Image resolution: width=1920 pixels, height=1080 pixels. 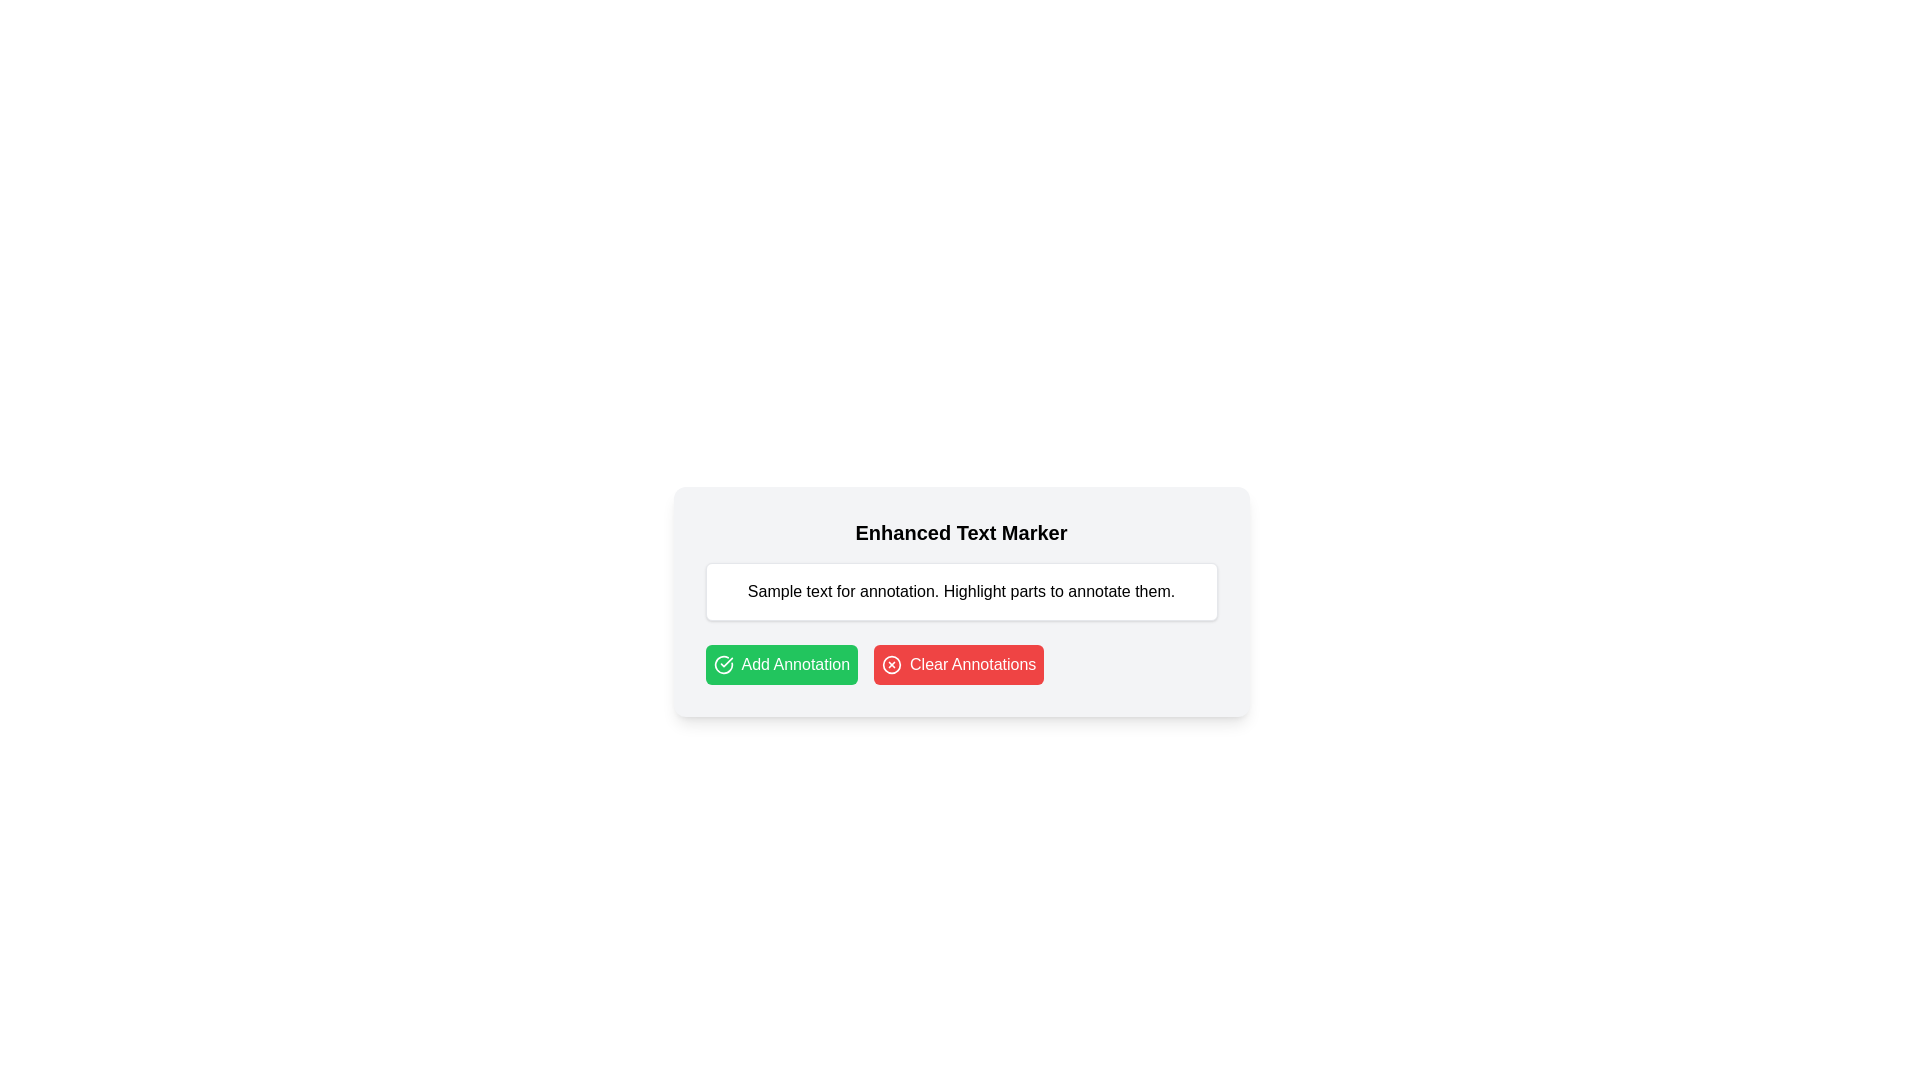 I want to click on the text element displaying the letter 't', which is the 11th character in the sentence 'Sample text for annotation.', so click(x=830, y=590).